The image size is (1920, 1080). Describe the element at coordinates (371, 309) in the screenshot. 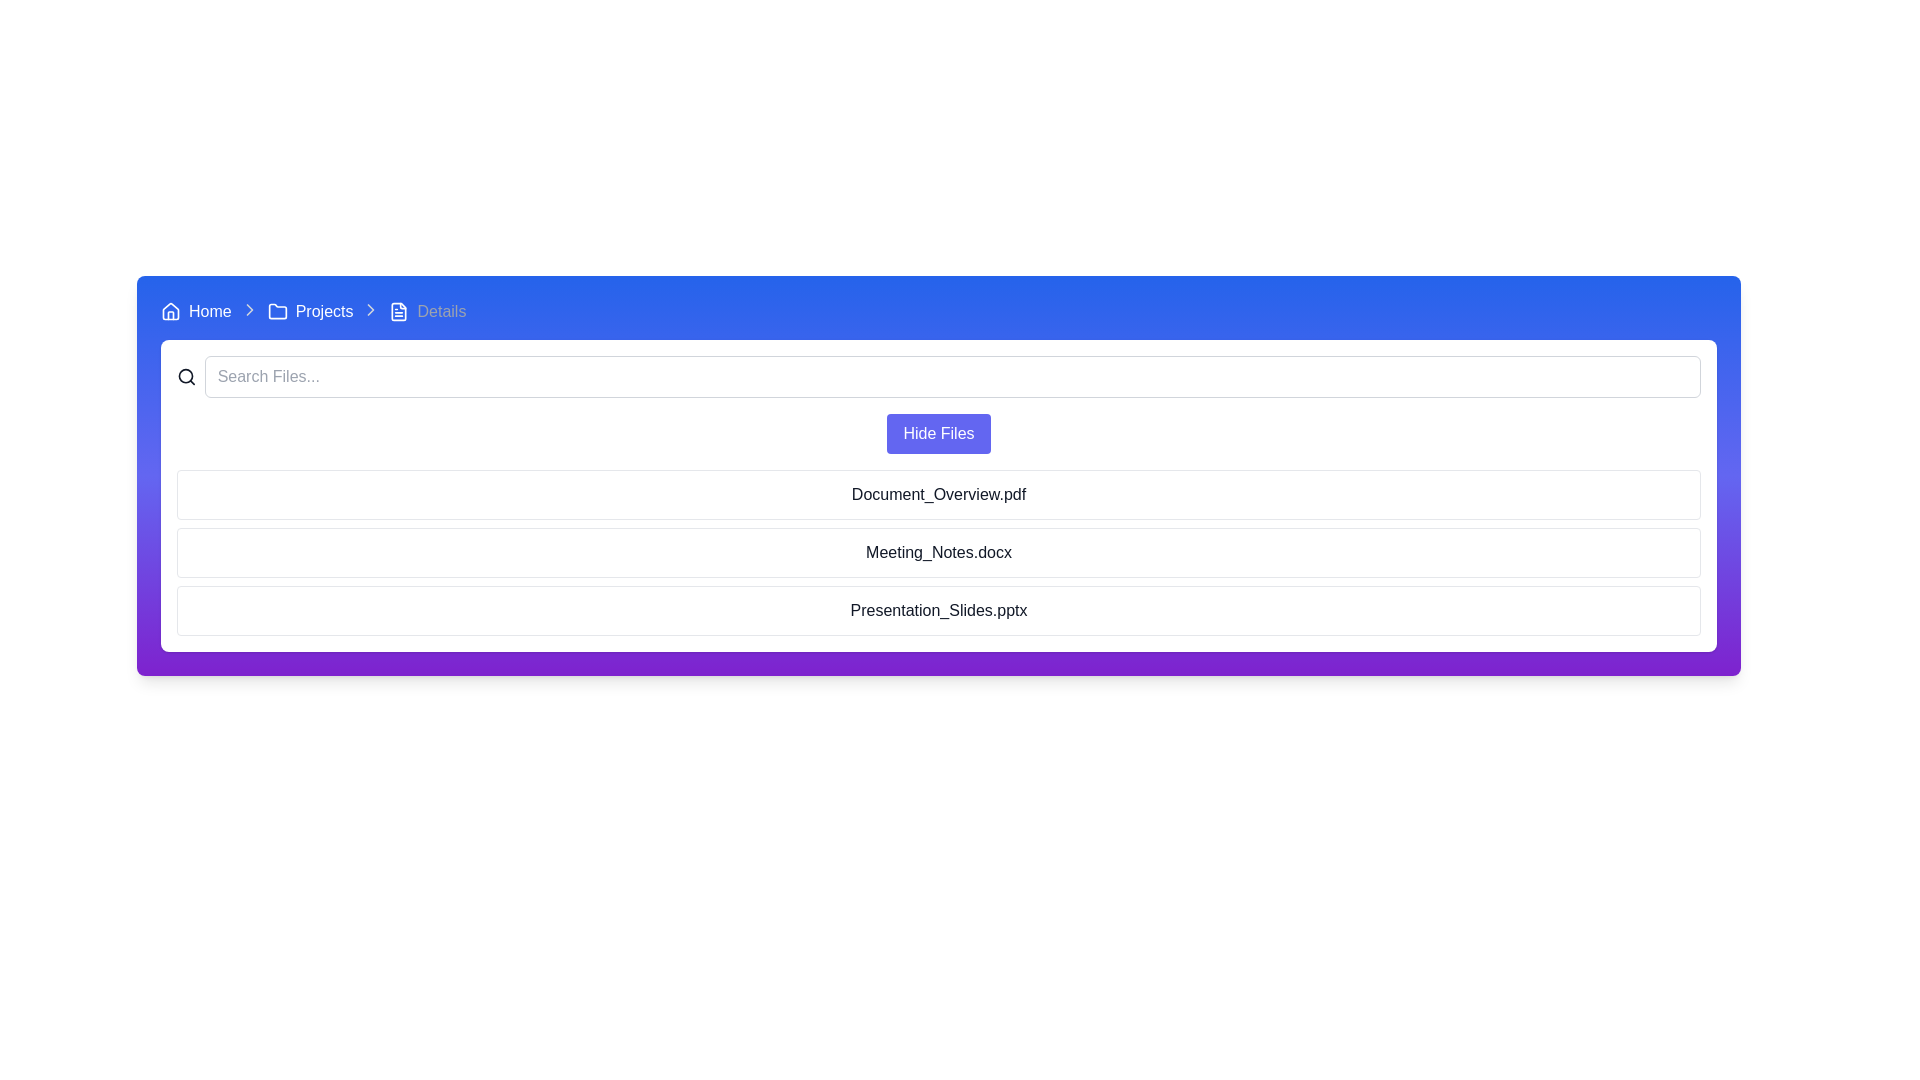

I see `the chevron icon in the breadcrumb navigation bar, located next to the 'Projects' label and before the 'Details' label, which indicates navigation possibility within the structural hierarchy` at that location.